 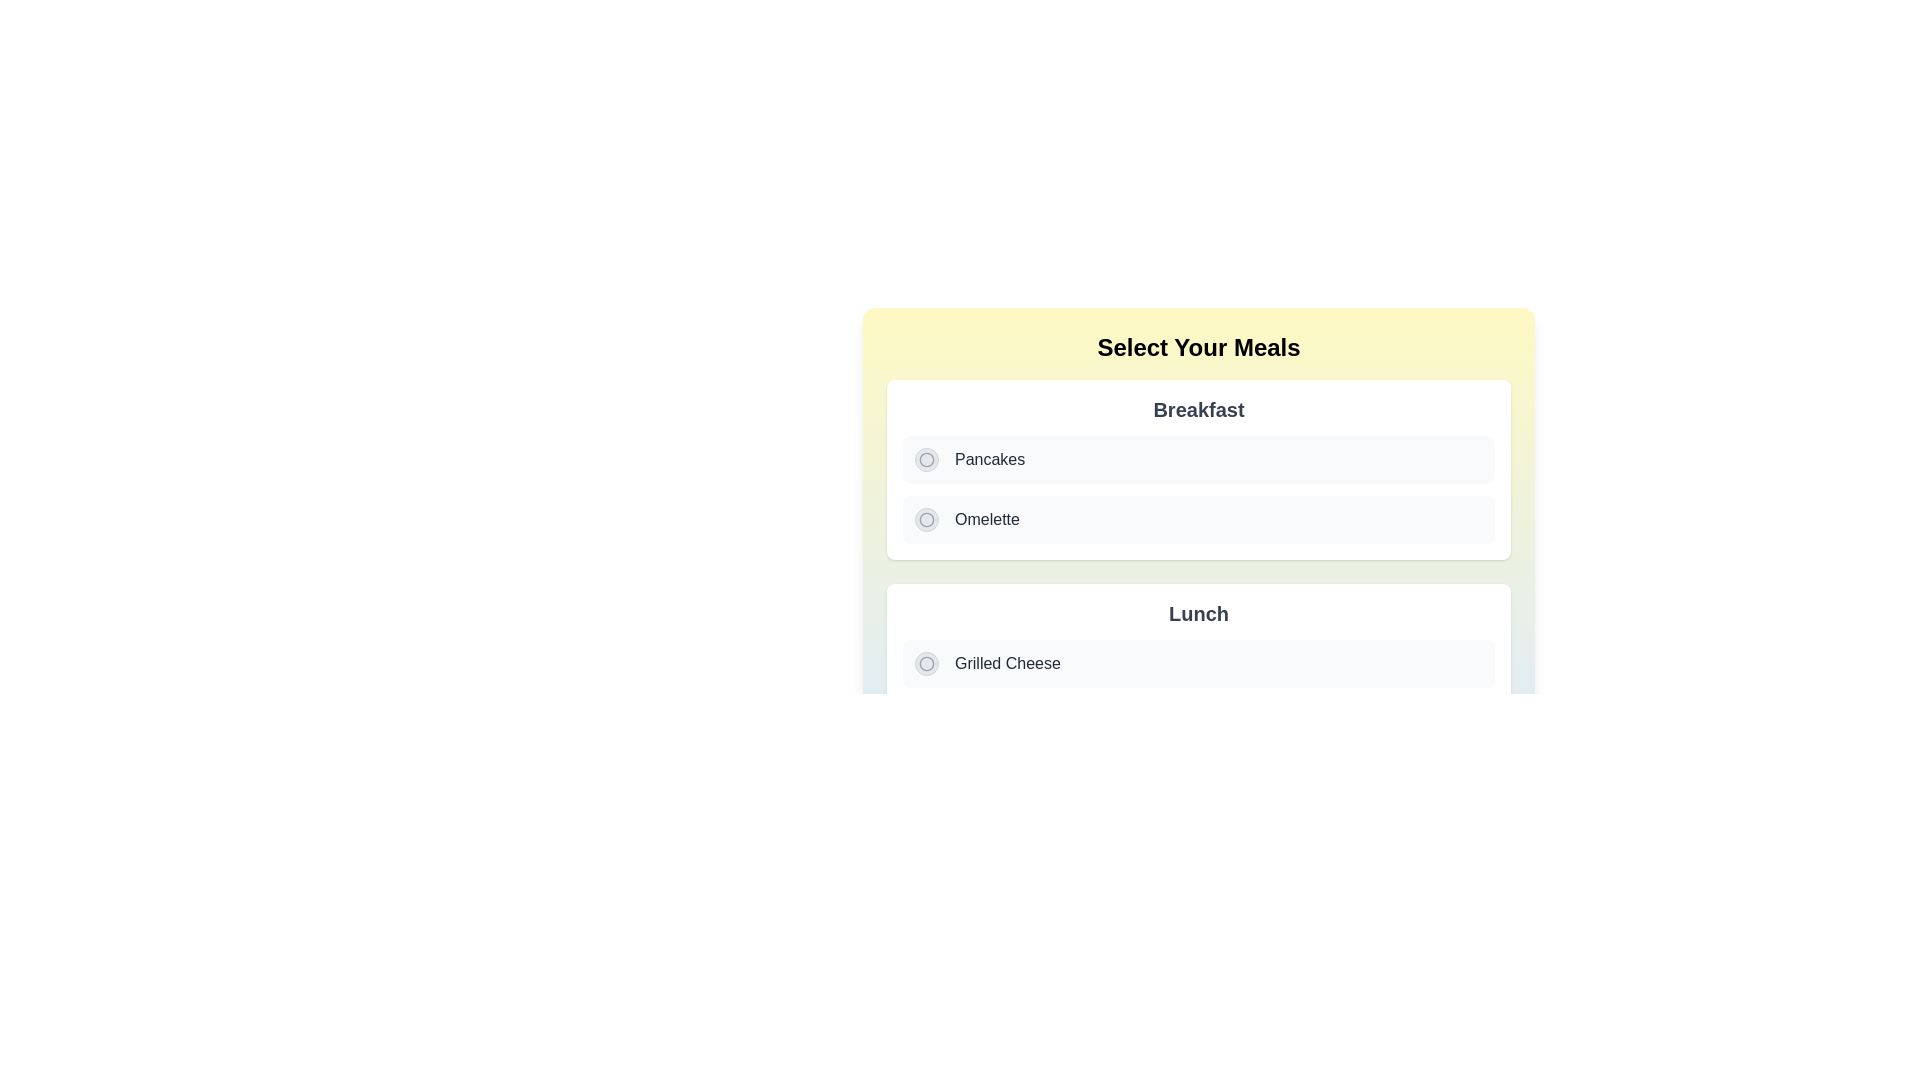 What do you see at coordinates (1199, 674) in the screenshot?
I see `the 'Grilled Cheese' option within the 'Lunch' card, which features a white background, rounded corners, and a shadow effect, located in the lower half of the interface` at bounding box center [1199, 674].